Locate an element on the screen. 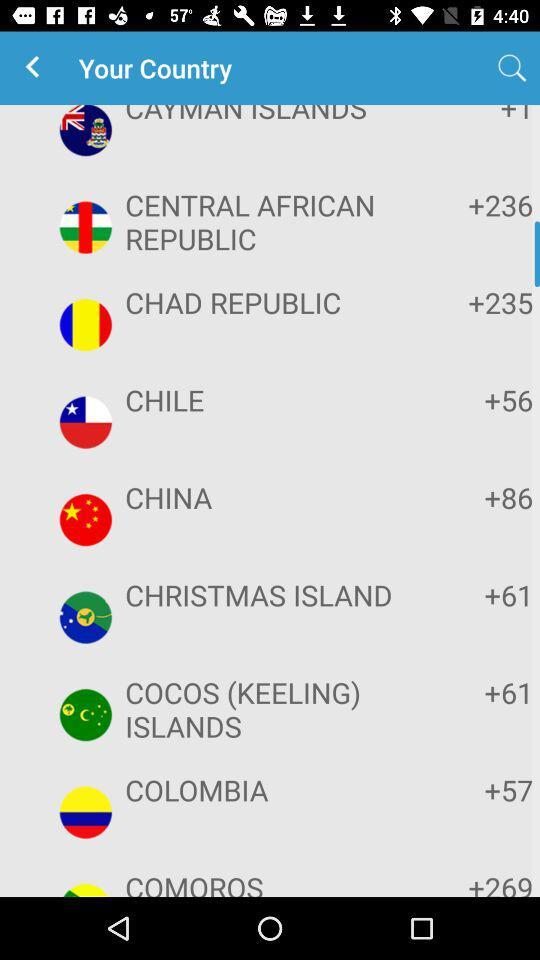 This screenshot has width=540, height=960. the cayman islands app is located at coordinates (267, 115).